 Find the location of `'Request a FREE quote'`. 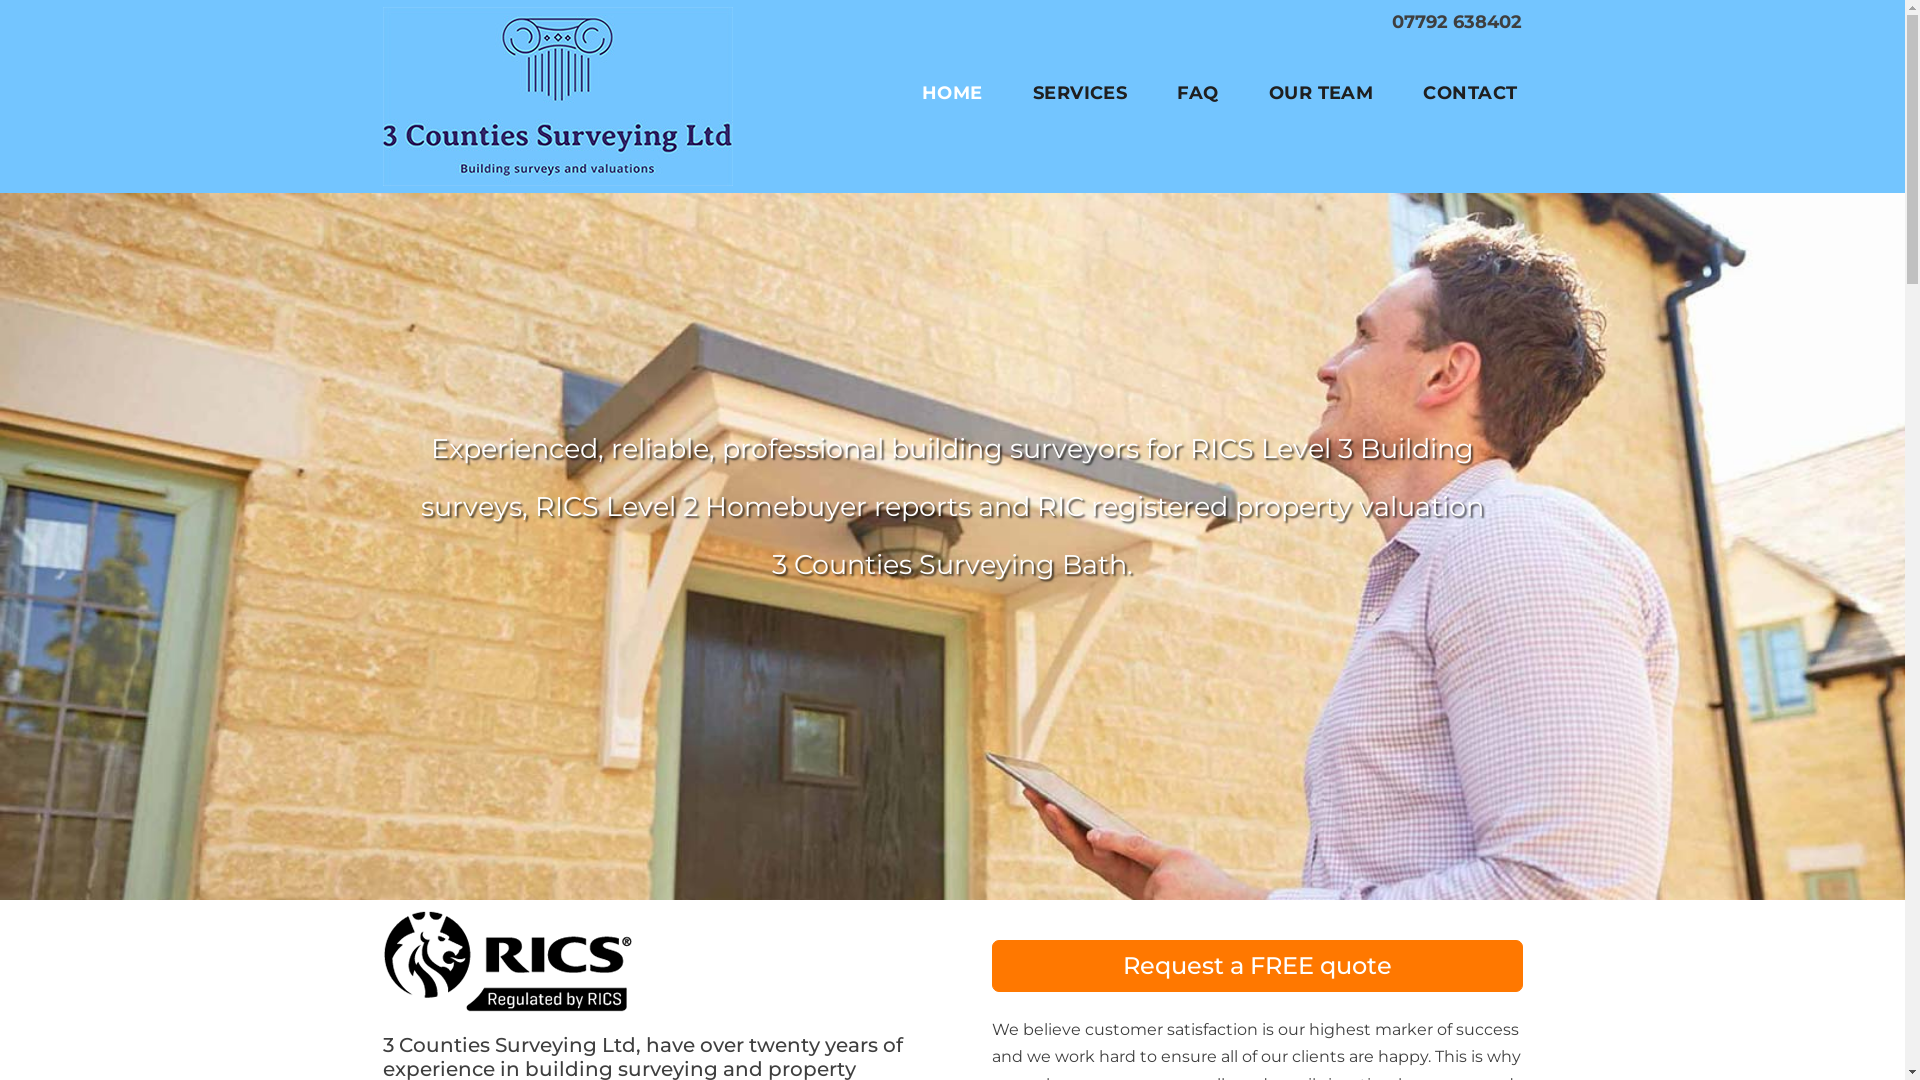

'Request a FREE quote' is located at coordinates (1256, 964).